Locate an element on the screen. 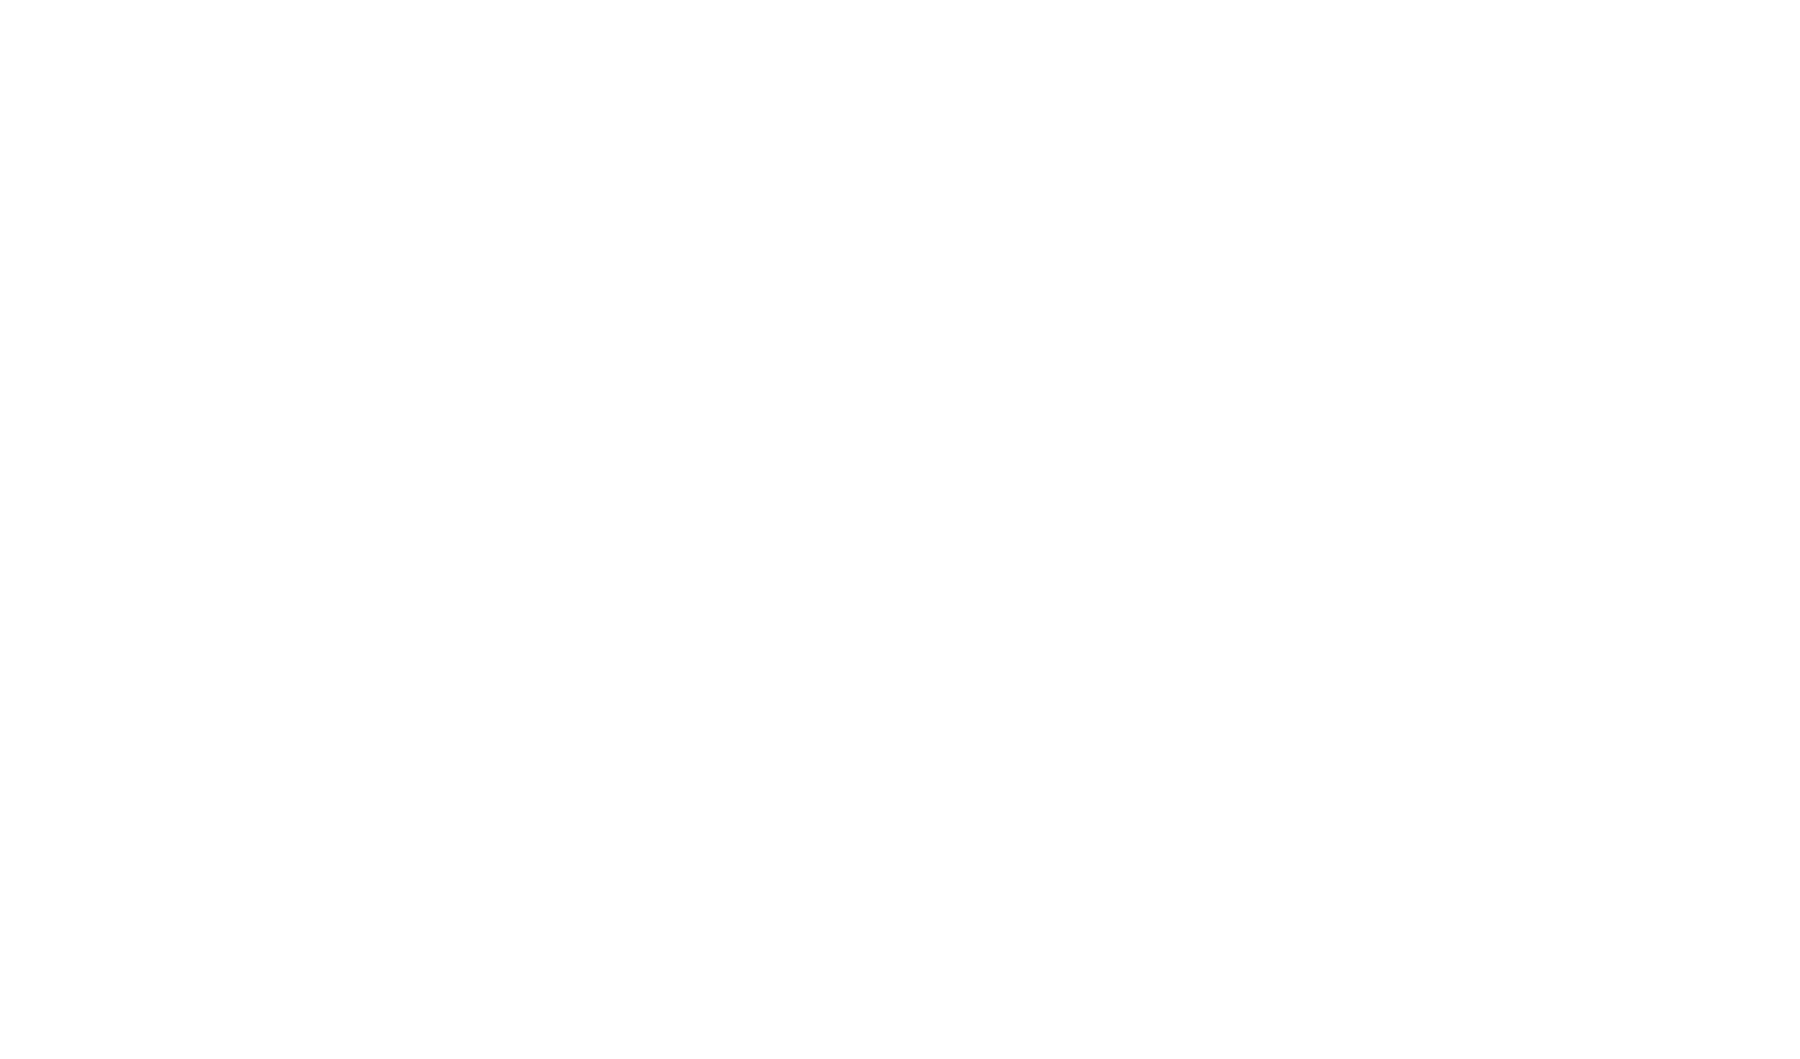 The image size is (1800, 1059). 'is the ideal place for all travelers looking for comfort, conviviality and authenticity. Come and live a unique experience in our' is located at coordinates (900, 737).